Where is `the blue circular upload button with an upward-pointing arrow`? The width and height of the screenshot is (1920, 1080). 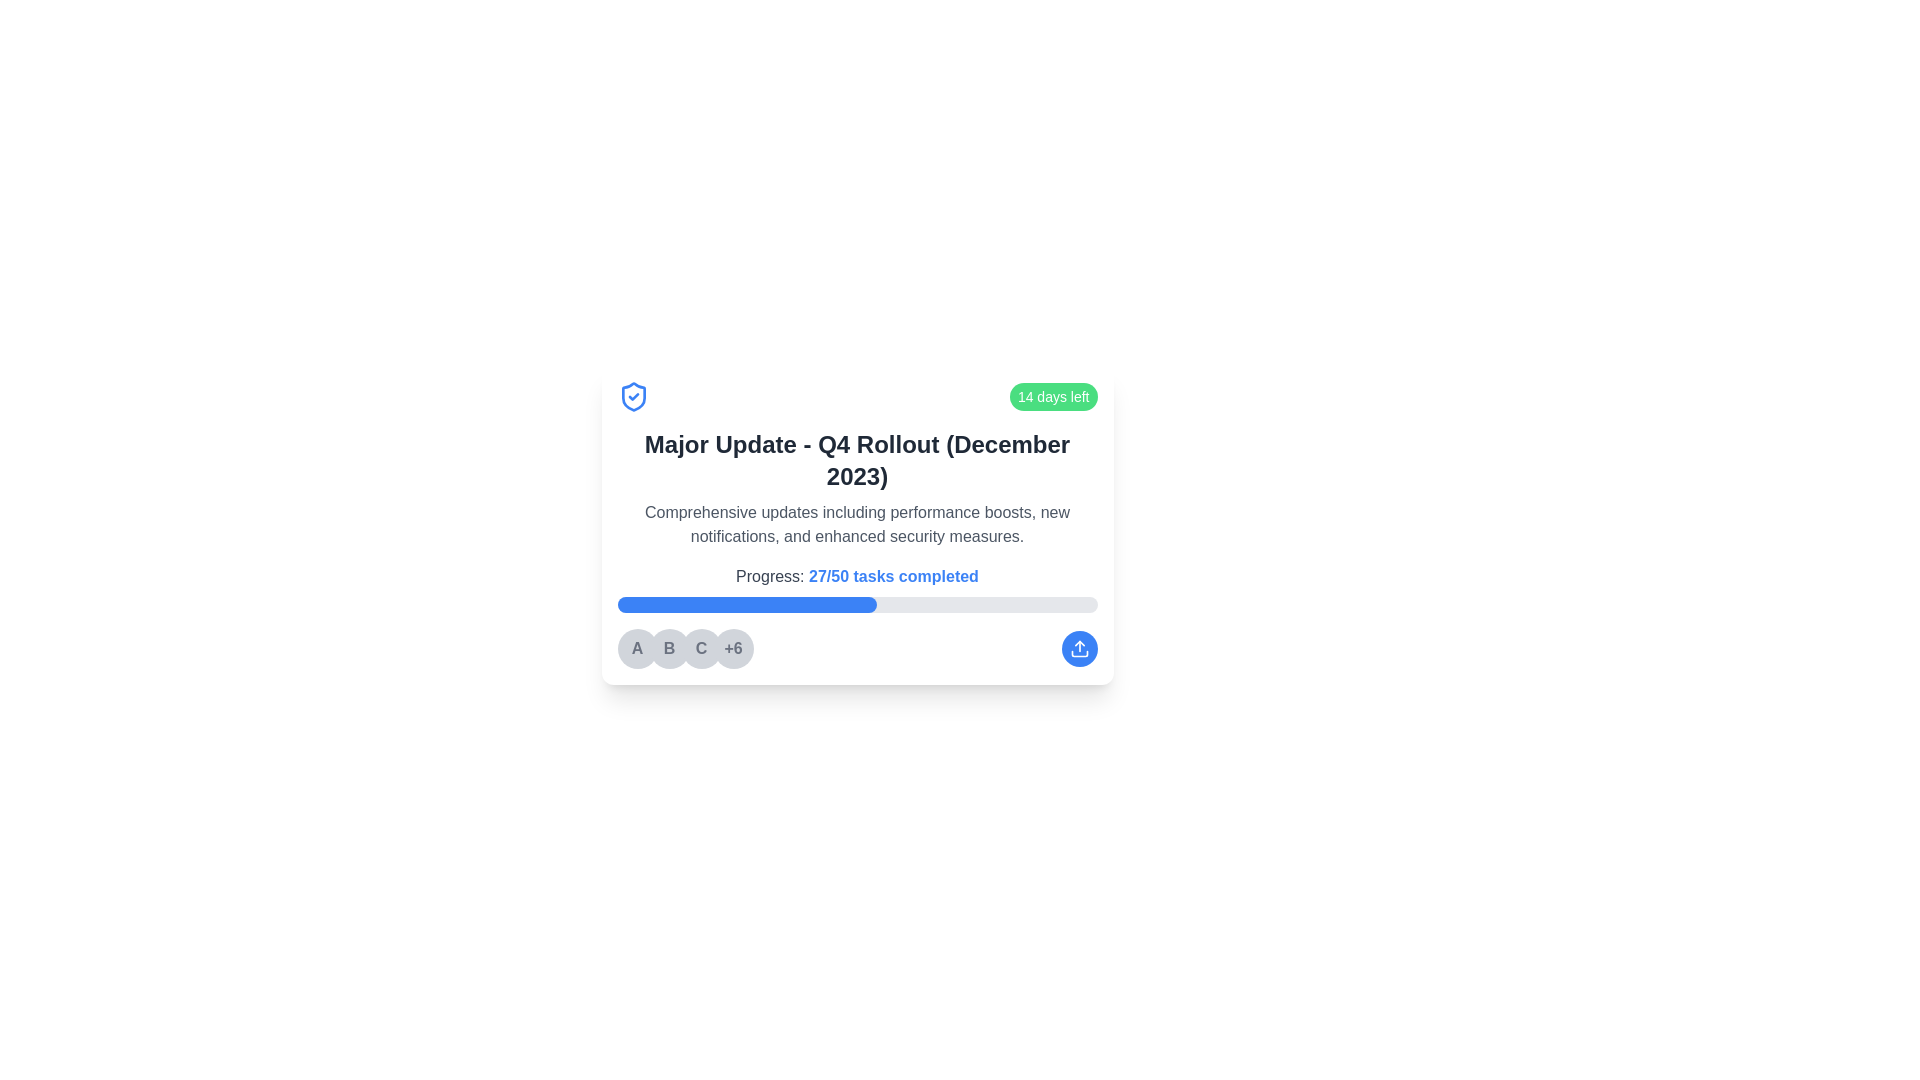
the blue circular upload button with an upward-pointing arrow is located at coordinates (1078, 648).